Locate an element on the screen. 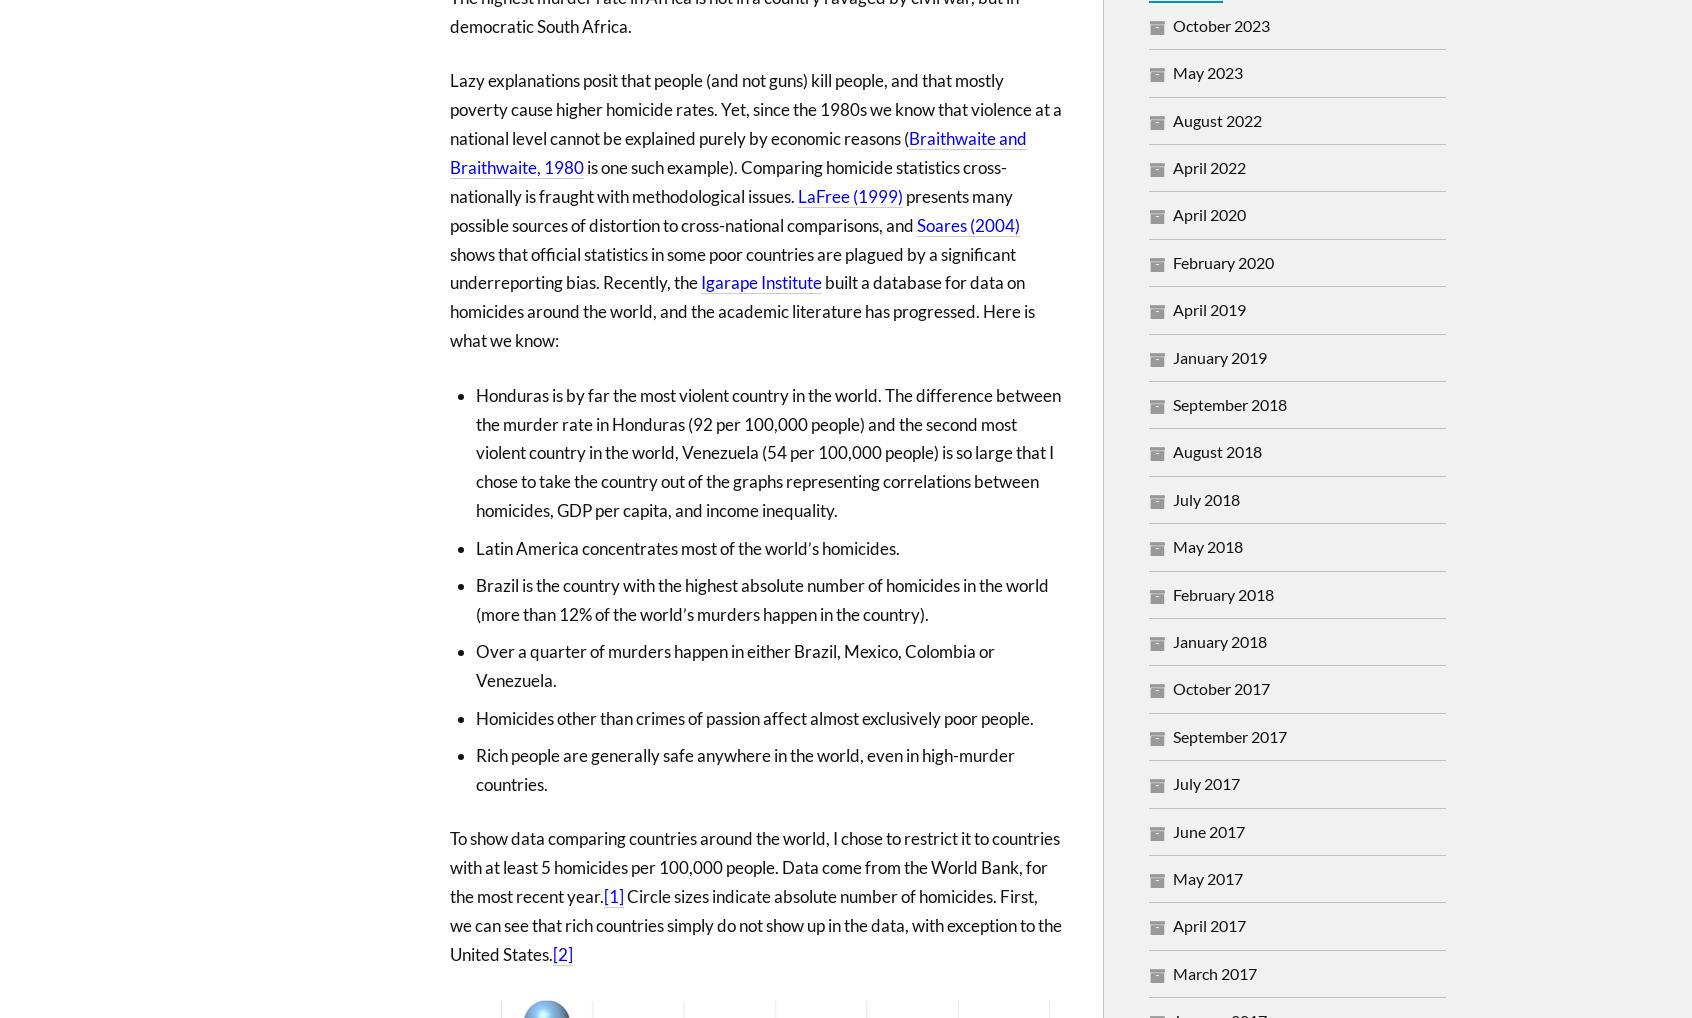 The width and height of the screenshot is (1692, 1018). 'shows that official statistics in some poor countries are plagued by a significant underreporting bias. Recently, the' is located at coordinates (731, 268).